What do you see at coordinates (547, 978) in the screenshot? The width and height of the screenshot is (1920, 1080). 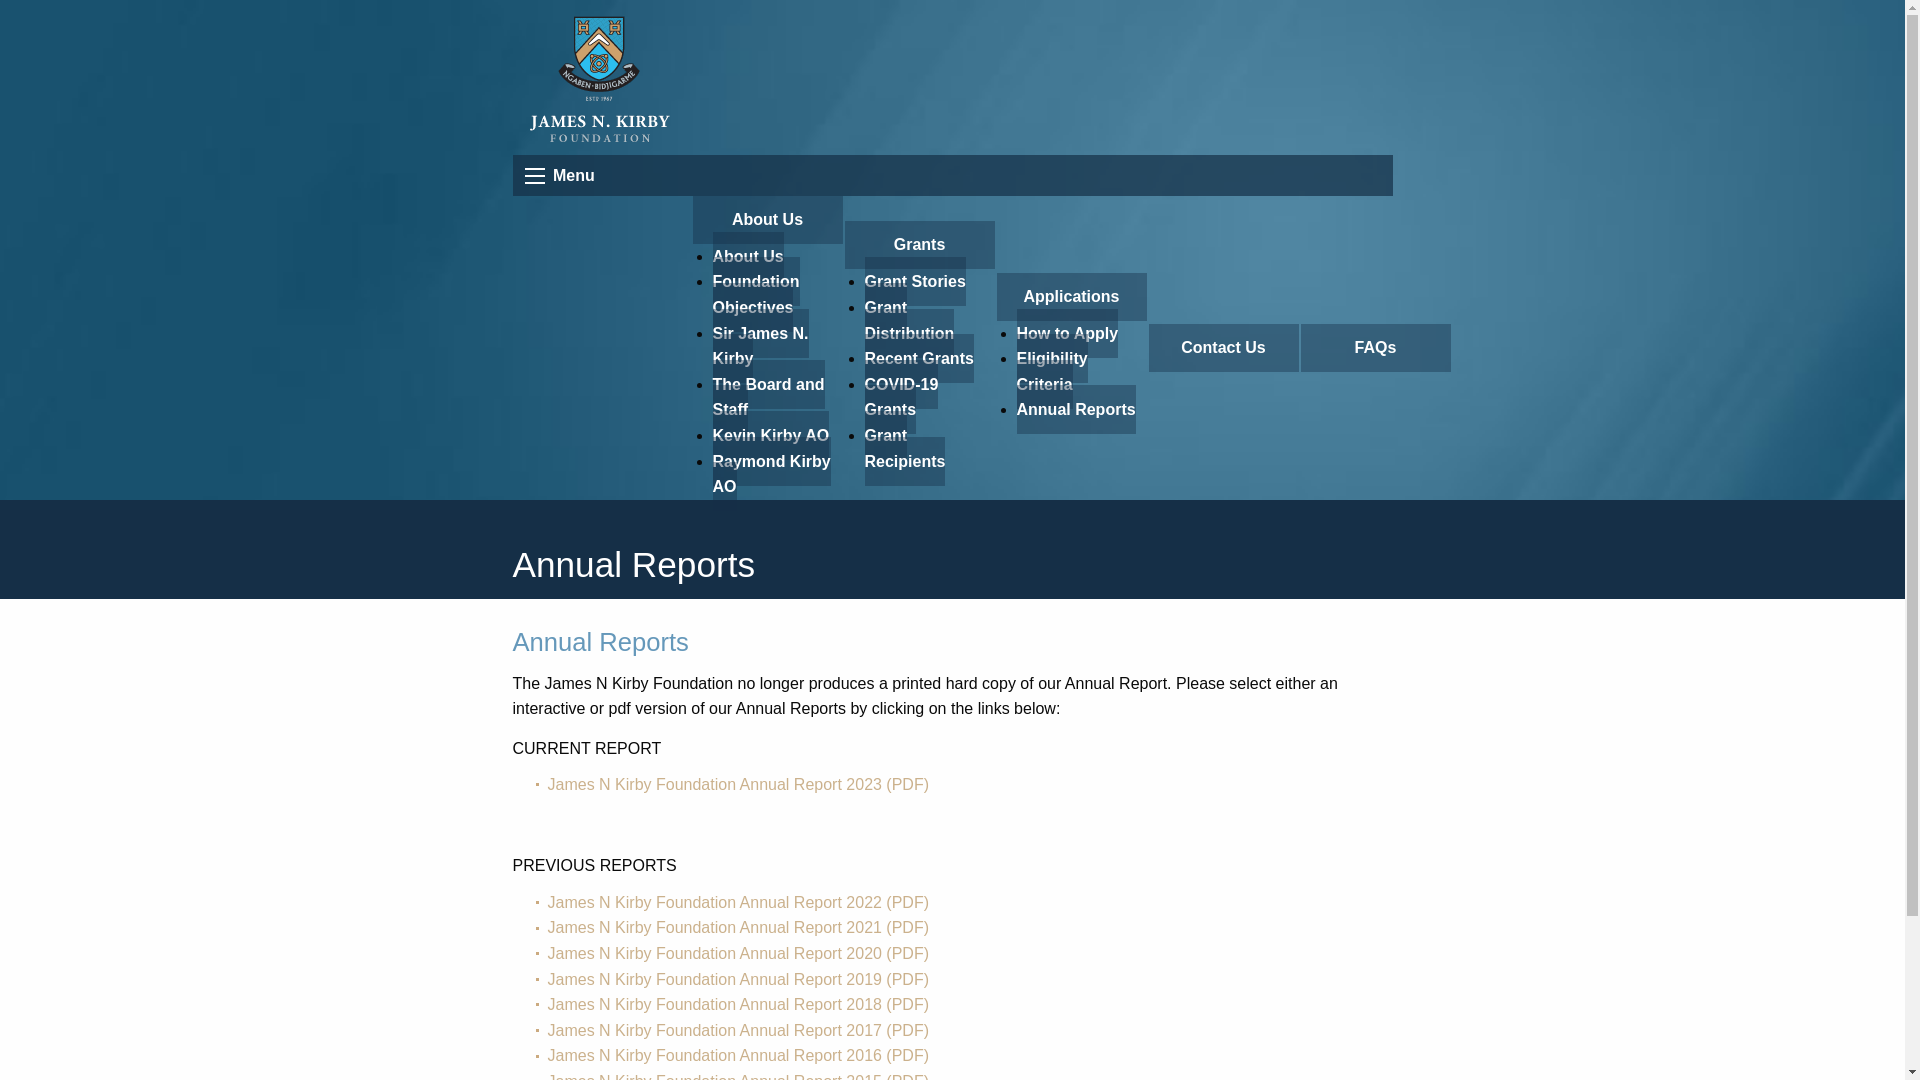 I see `'James N Kirby Foundation Annual Report 2019 (PDF)'` at bounding box center [547, 978].